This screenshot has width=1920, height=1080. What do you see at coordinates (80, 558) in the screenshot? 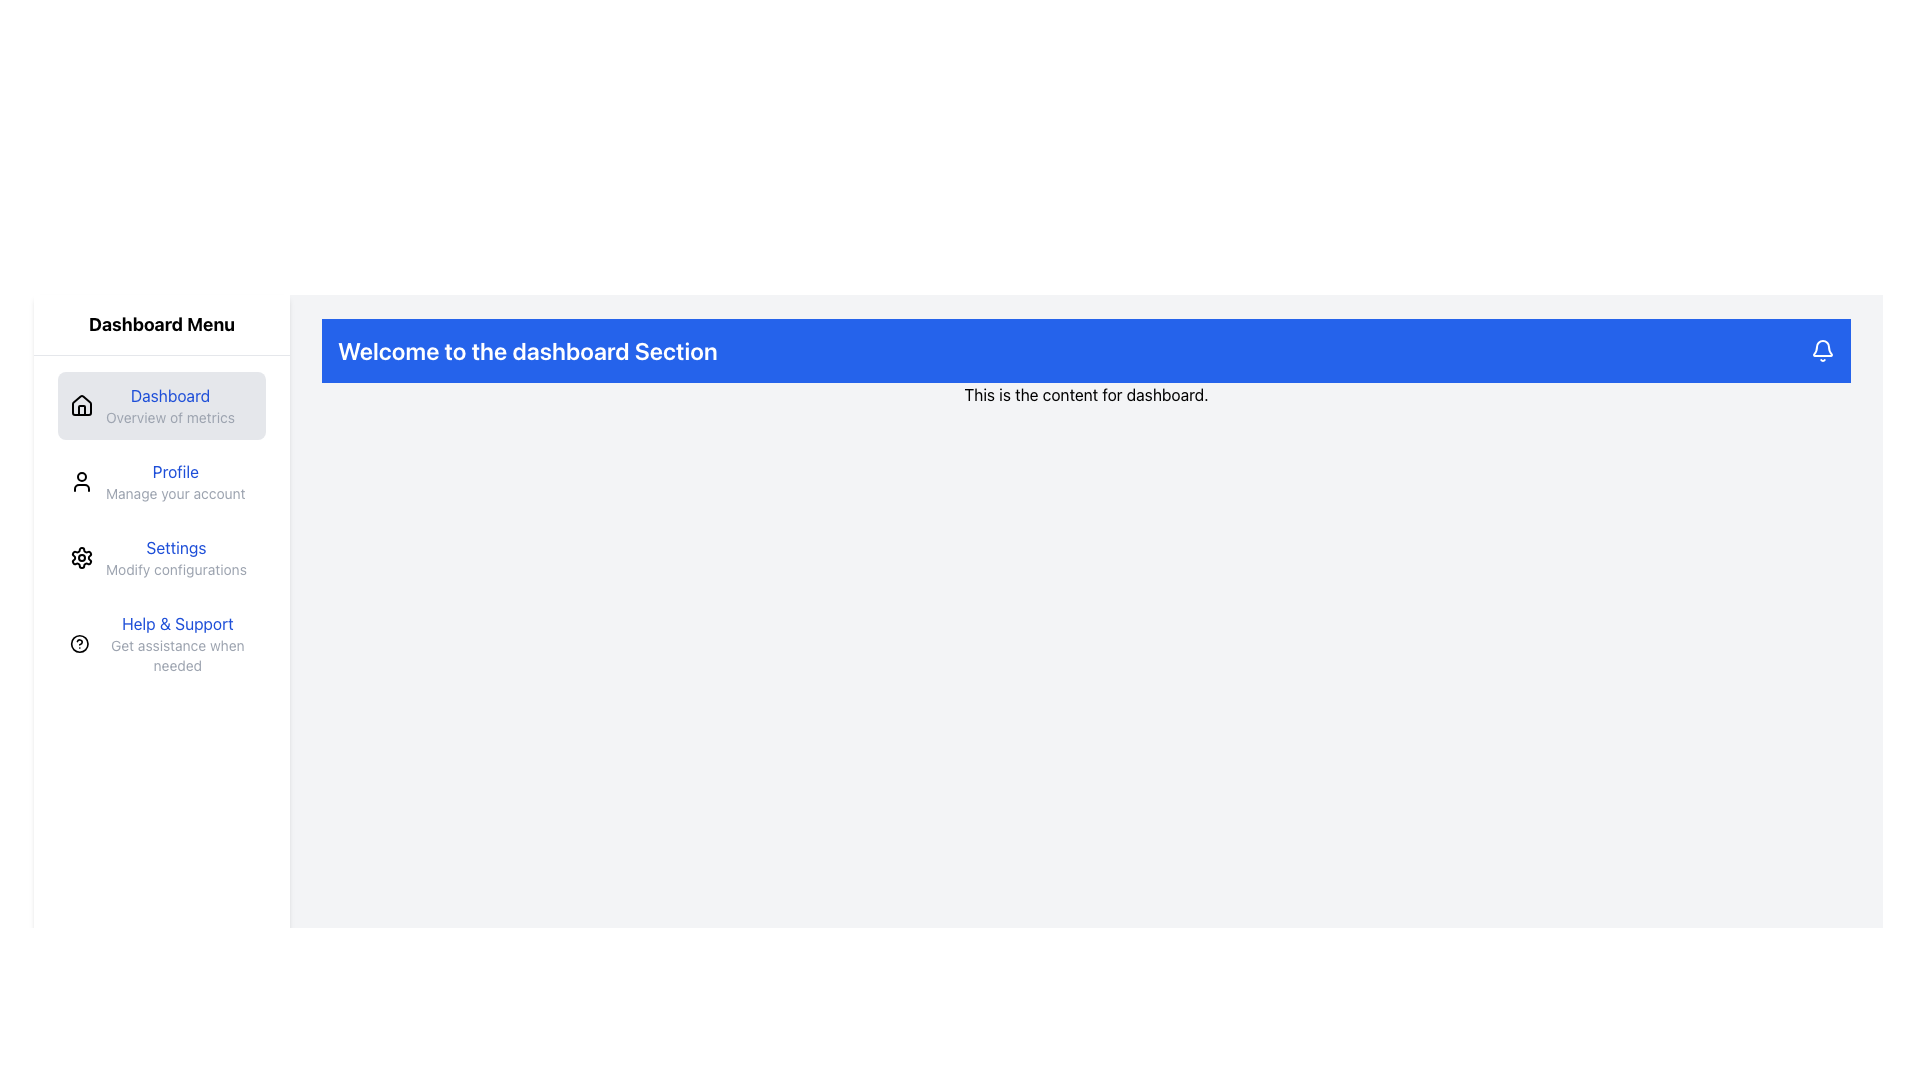
I see `the 'Settings' icon located to the left of the 'Settings Modify configurations' text in the vertical menu` at bounding box center [80, 558].